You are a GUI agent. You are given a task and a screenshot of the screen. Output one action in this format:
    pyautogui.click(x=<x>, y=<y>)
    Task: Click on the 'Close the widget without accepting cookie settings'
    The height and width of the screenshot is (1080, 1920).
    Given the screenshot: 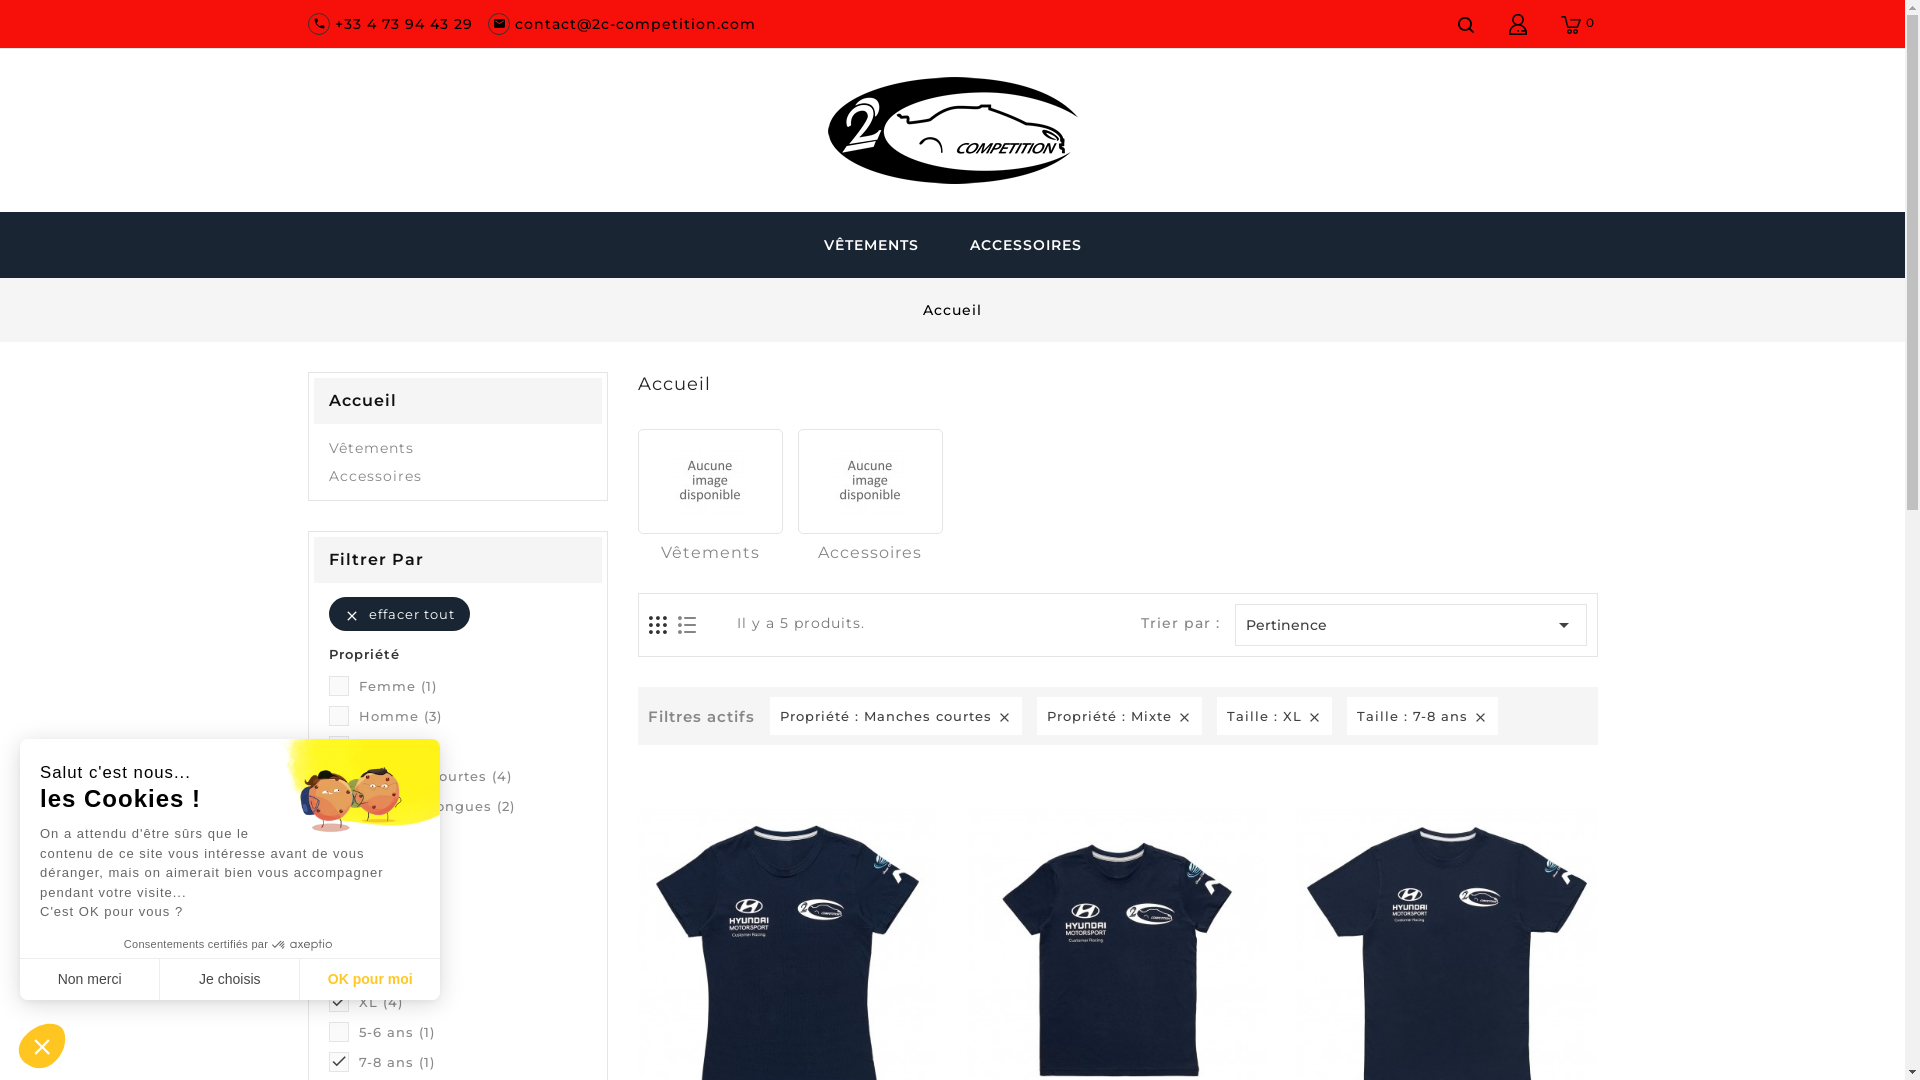 What is the action you would take?
    pyautogui.click(x=18, y=1044)
    